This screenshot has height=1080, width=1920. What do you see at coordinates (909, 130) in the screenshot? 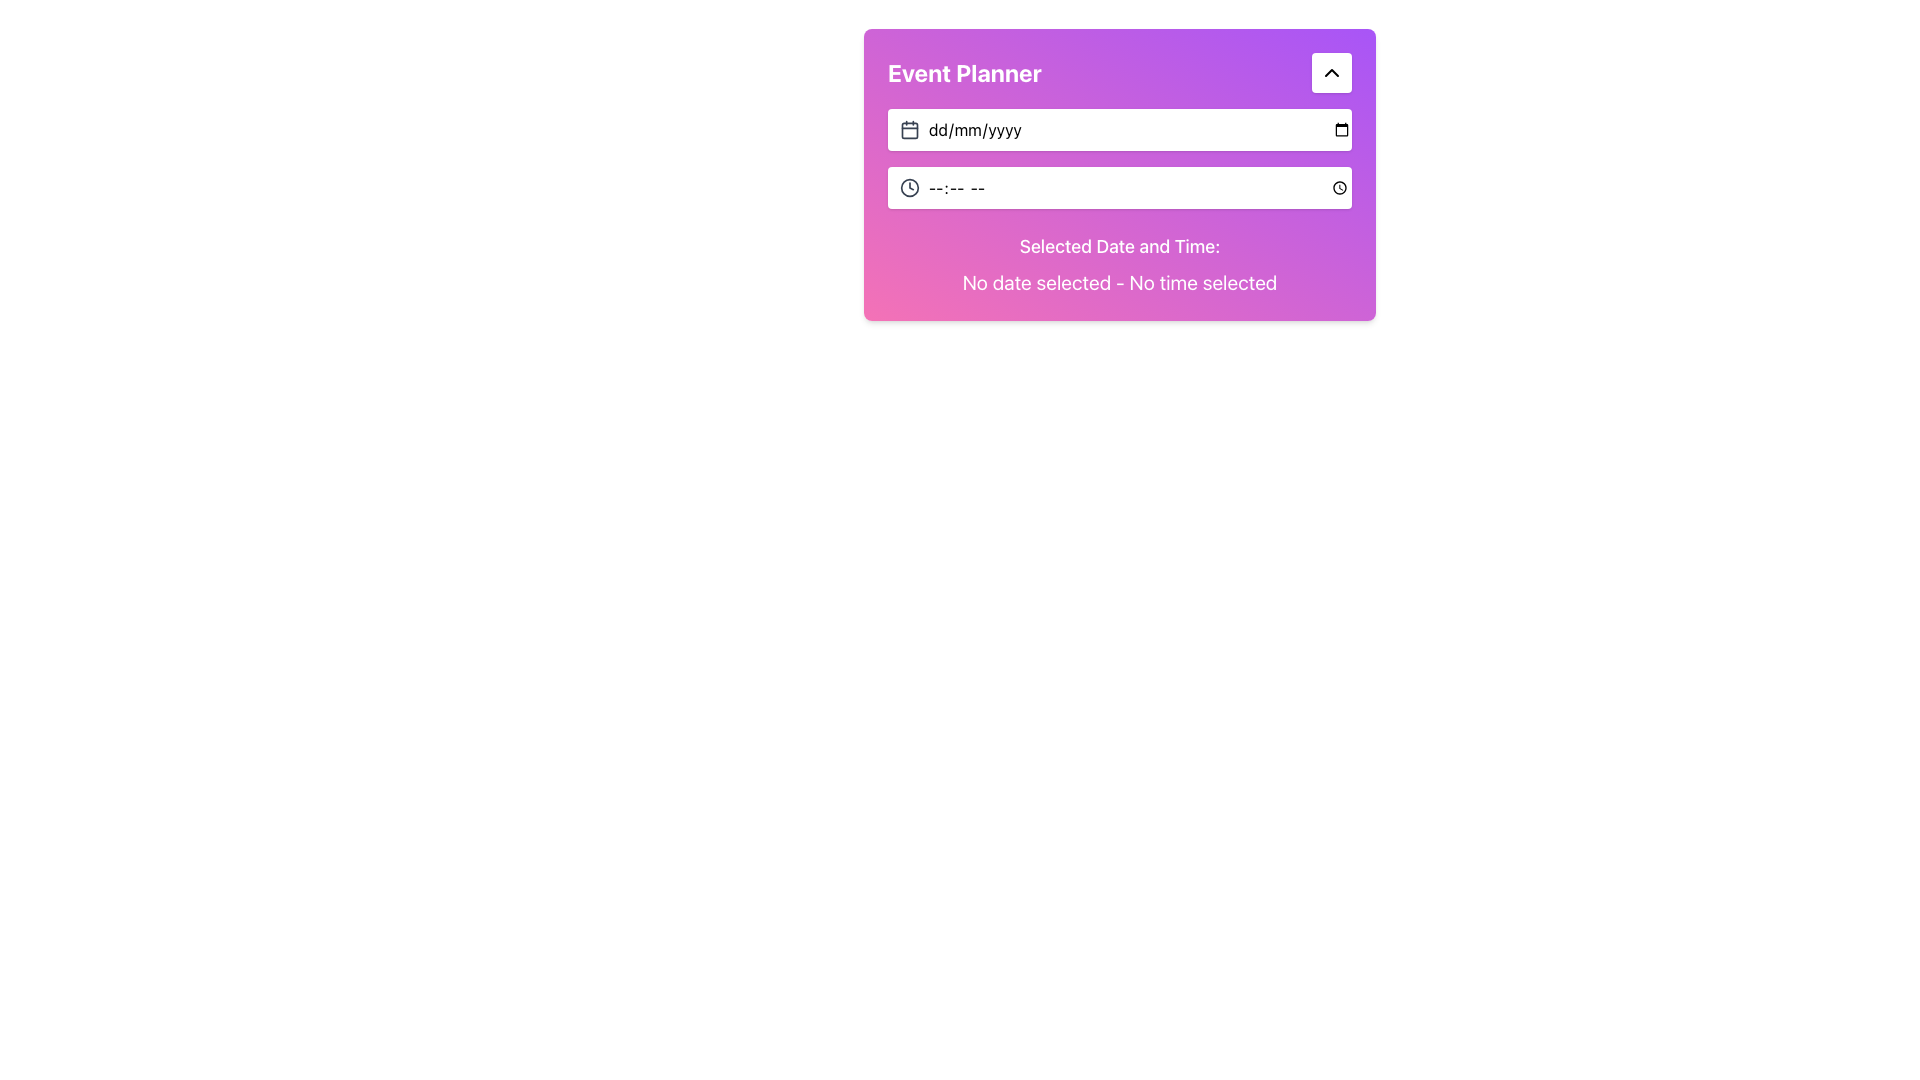
I see `the calendar icon, which is a grayish calendar representation located to the left of the 'dd/mm/yyyy' input field in the date picker section` at bounding box center [909, 130].